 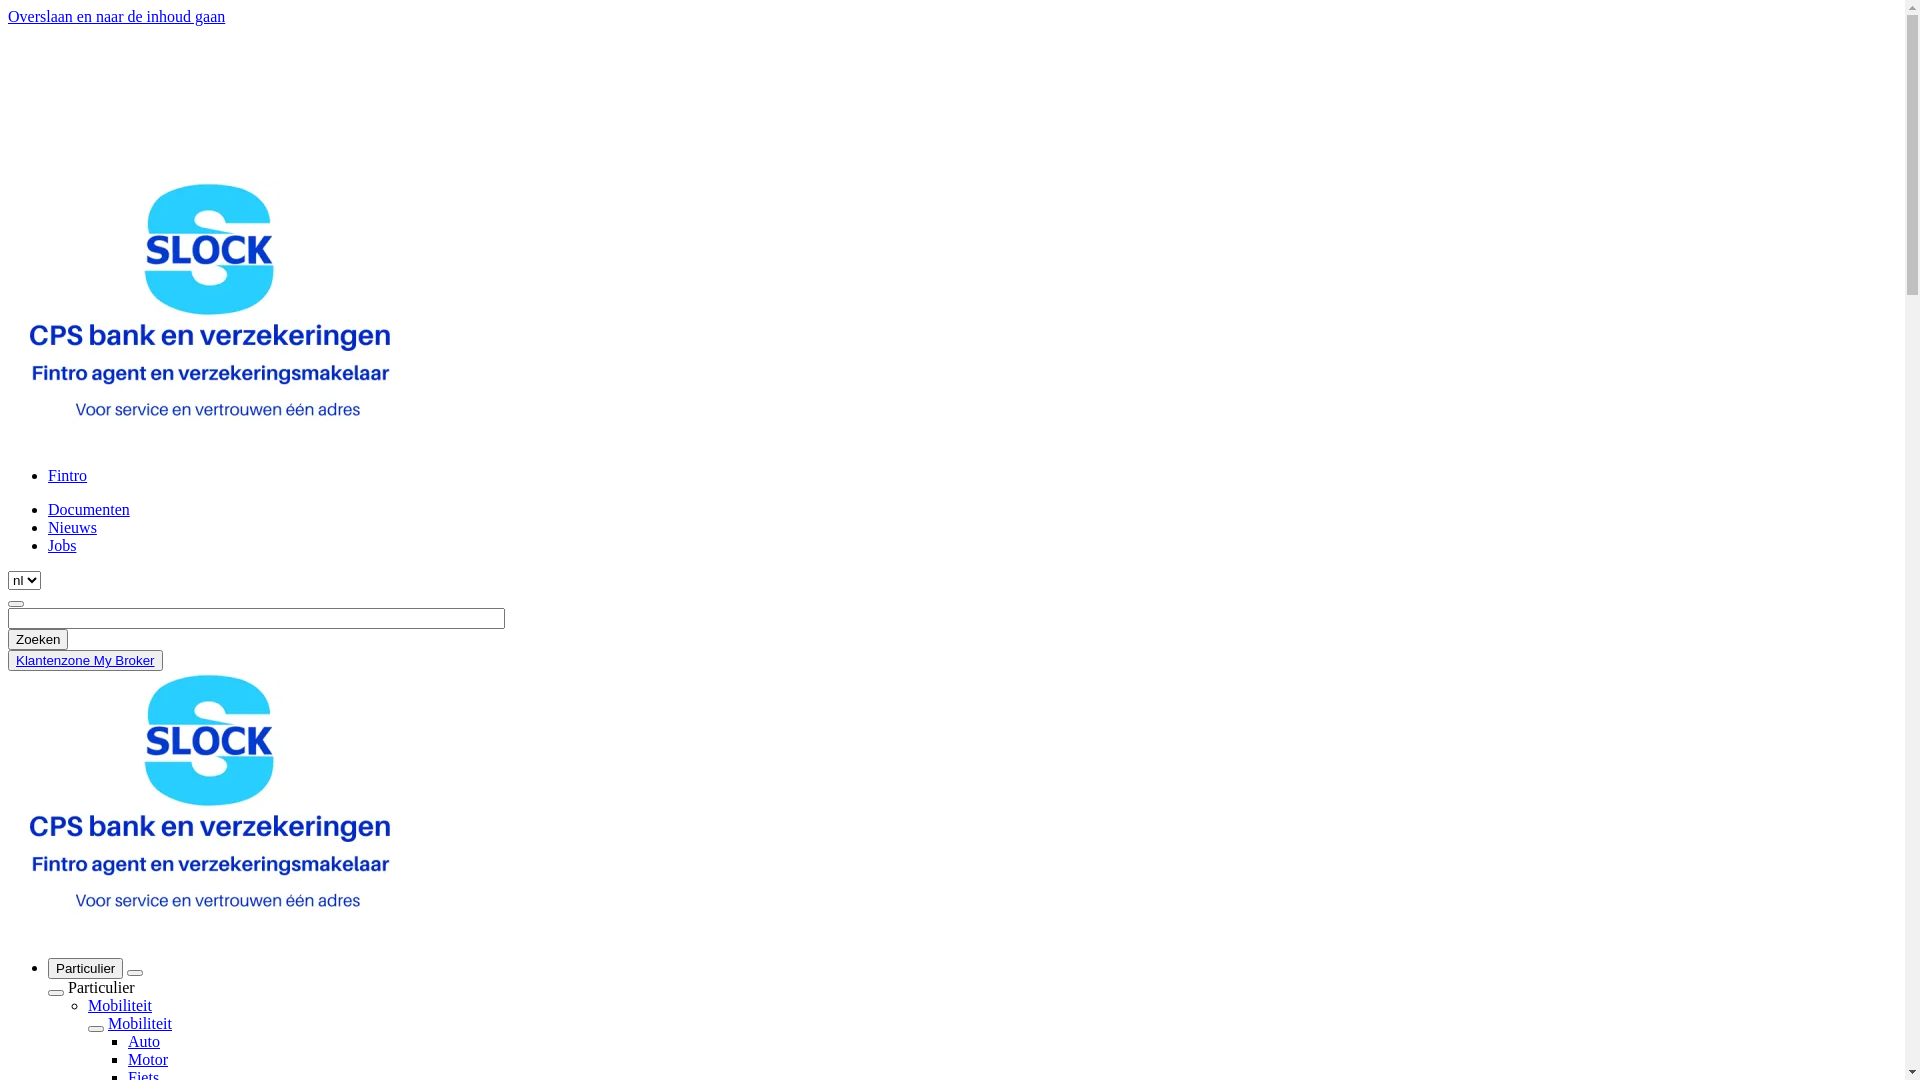 I want to click on 'Particulier', so click(x=84, y=967).